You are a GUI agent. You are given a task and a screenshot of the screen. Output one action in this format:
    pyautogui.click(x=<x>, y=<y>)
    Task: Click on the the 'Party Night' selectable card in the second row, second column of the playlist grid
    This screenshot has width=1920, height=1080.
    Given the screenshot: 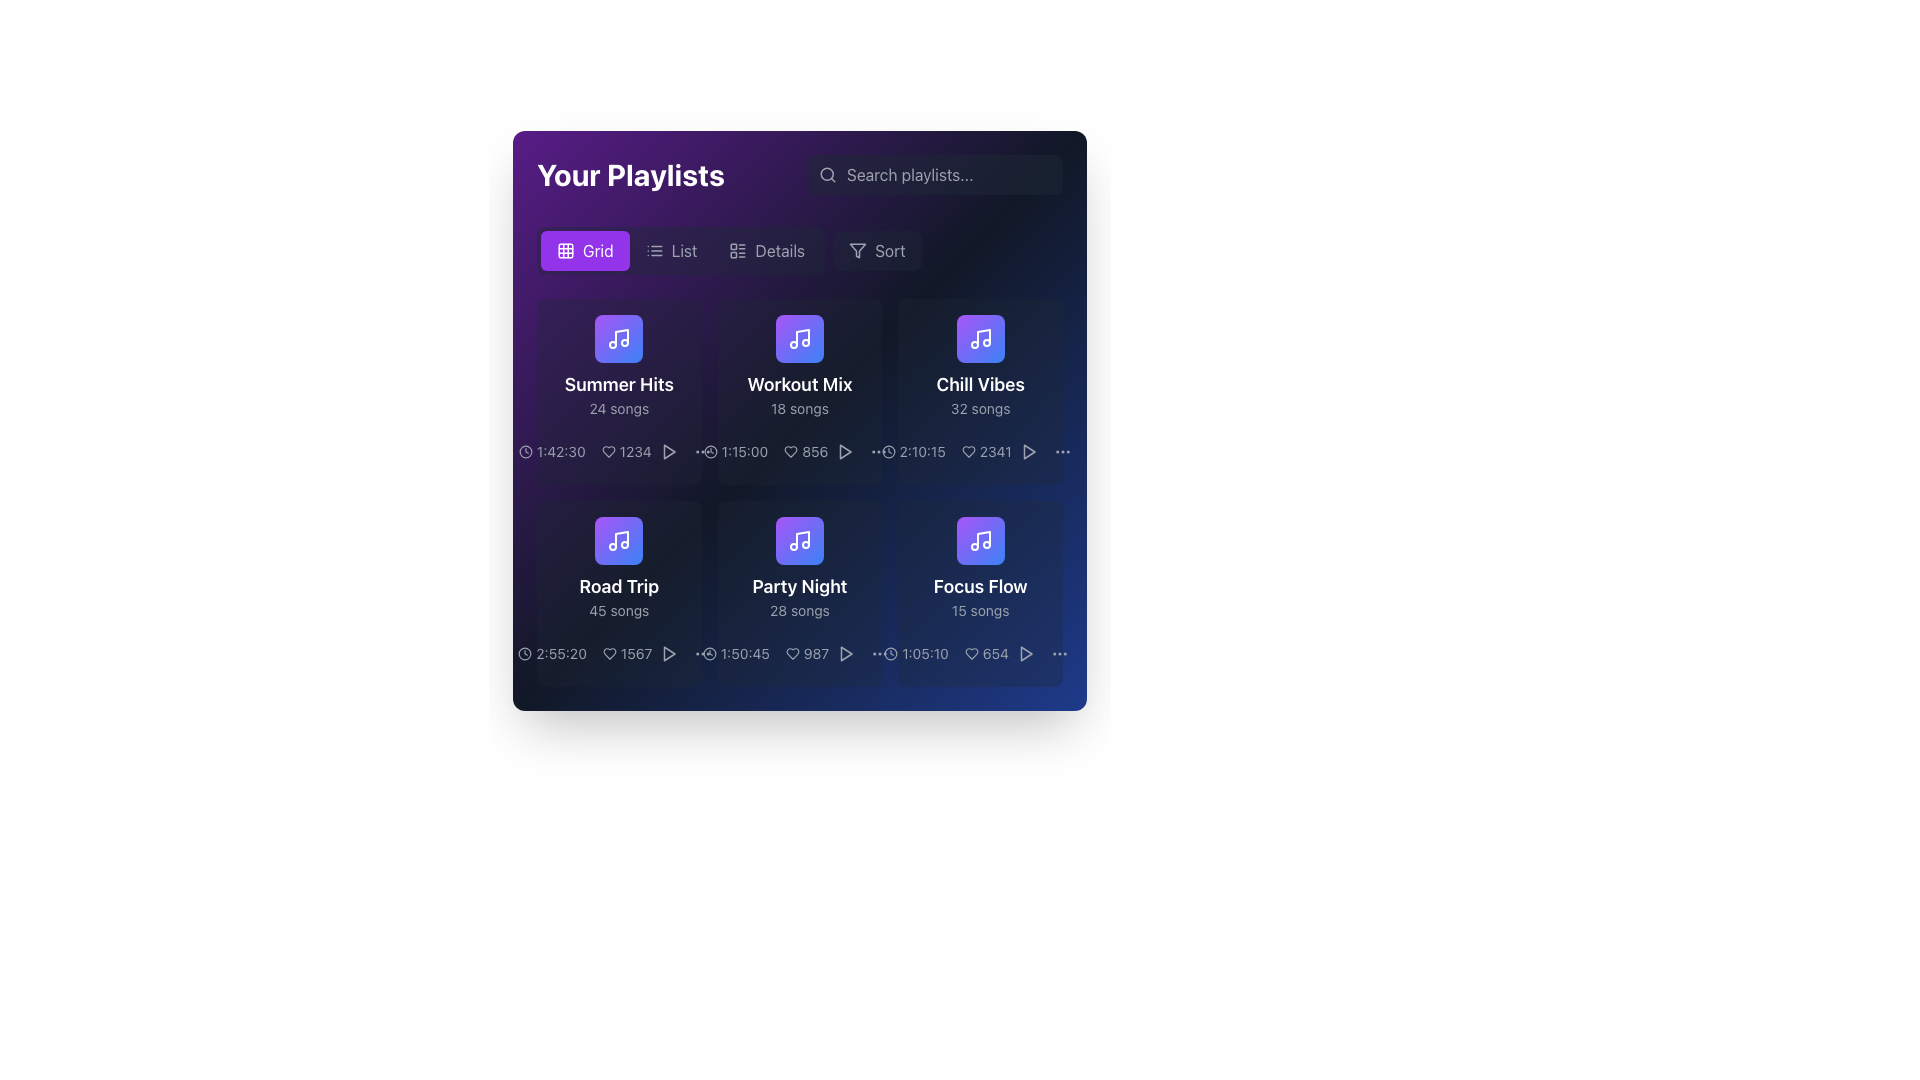 What is the action you would take?
    pyautogui.click(x=800, y=569)
    